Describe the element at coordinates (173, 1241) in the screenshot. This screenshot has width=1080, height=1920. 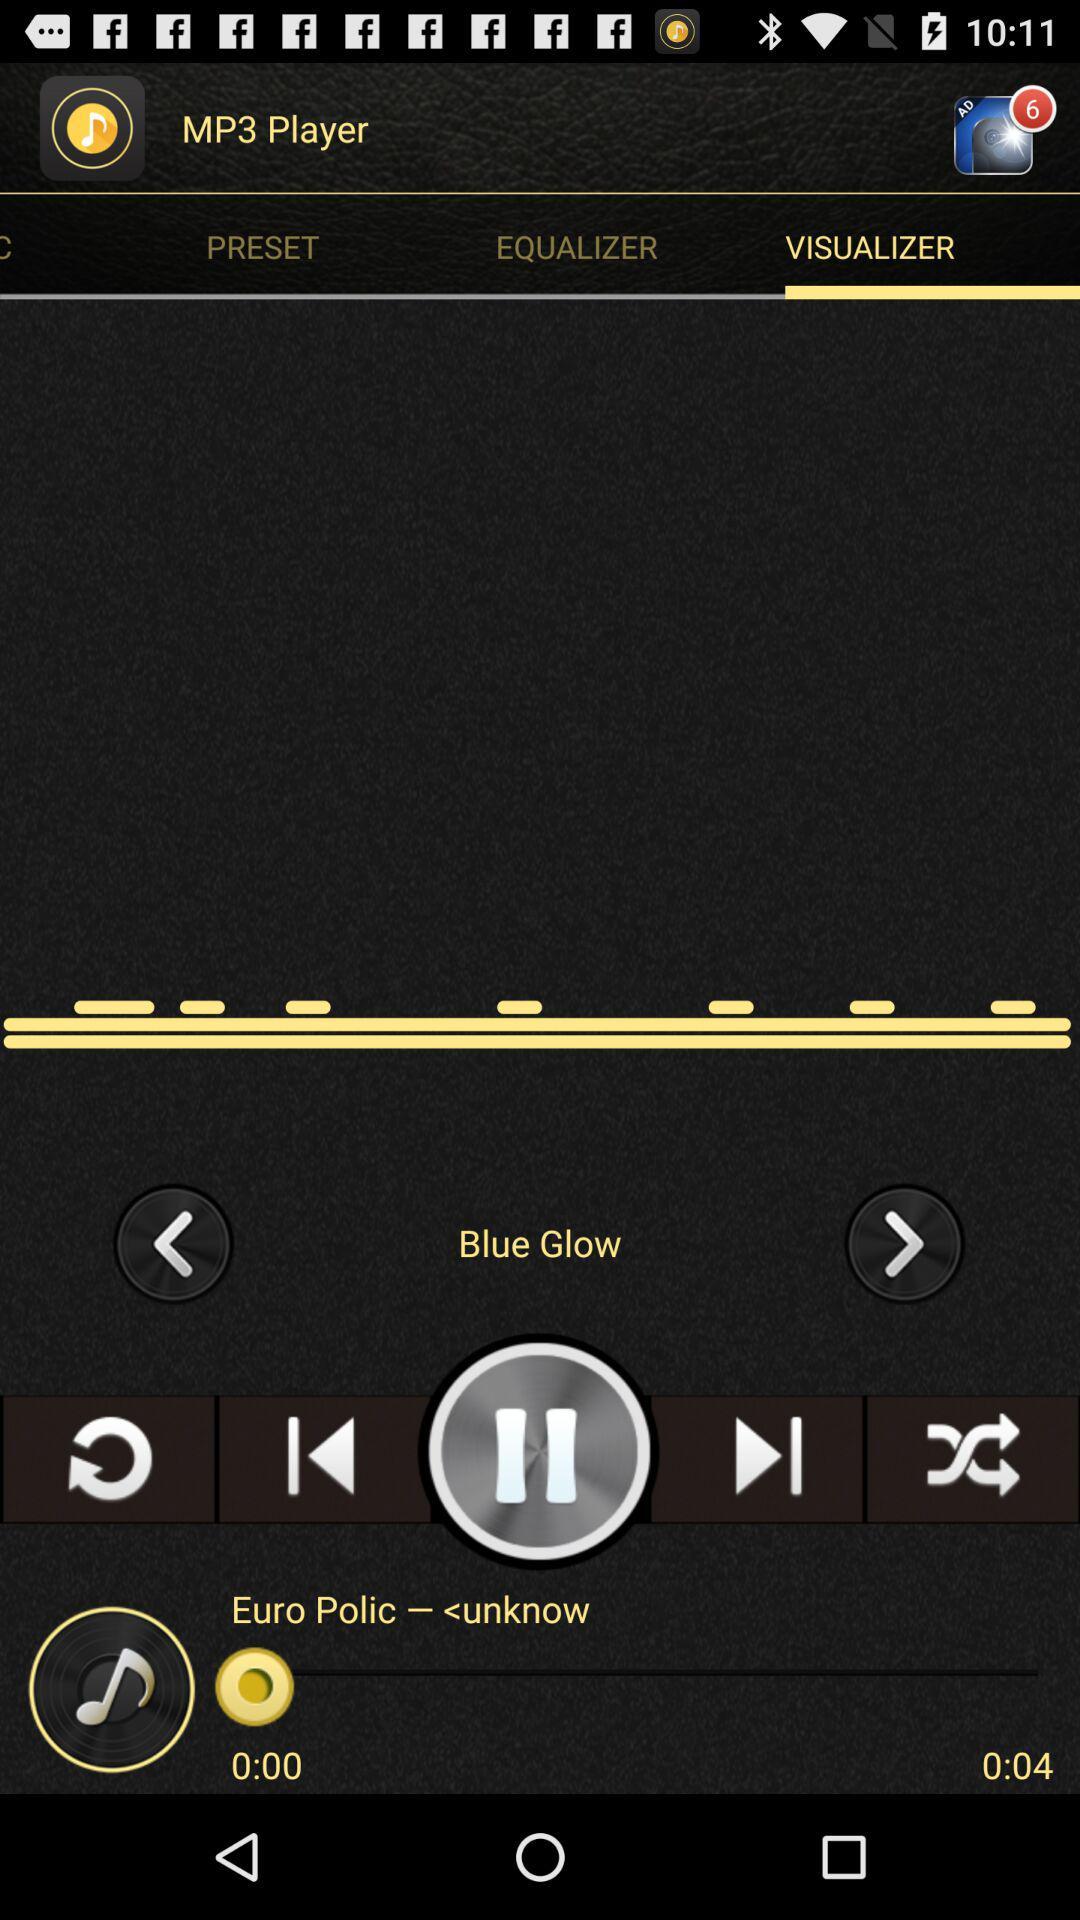
I see `the icon next to the blue glow` at that location.